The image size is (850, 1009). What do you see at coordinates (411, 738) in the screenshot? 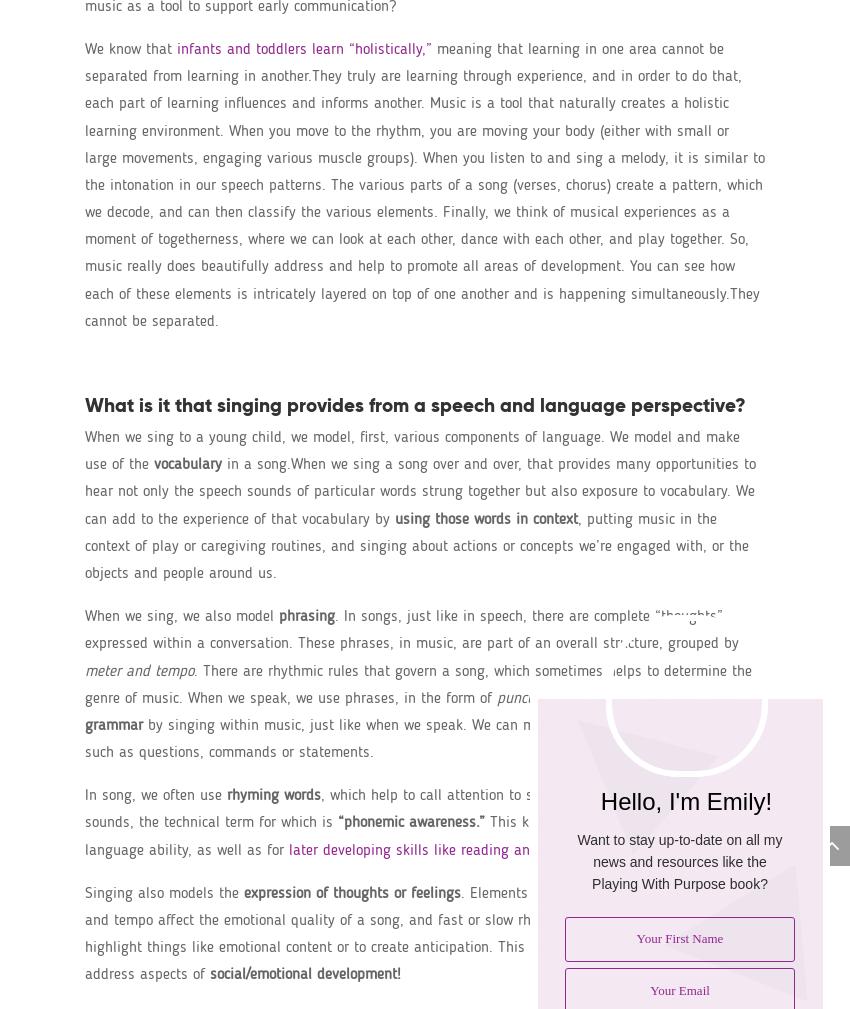
I see `'by singing within music, just like when we speak. We can model various kinds of sentences, such as questions, commands or statements.'` at bounding box center [411, 738].